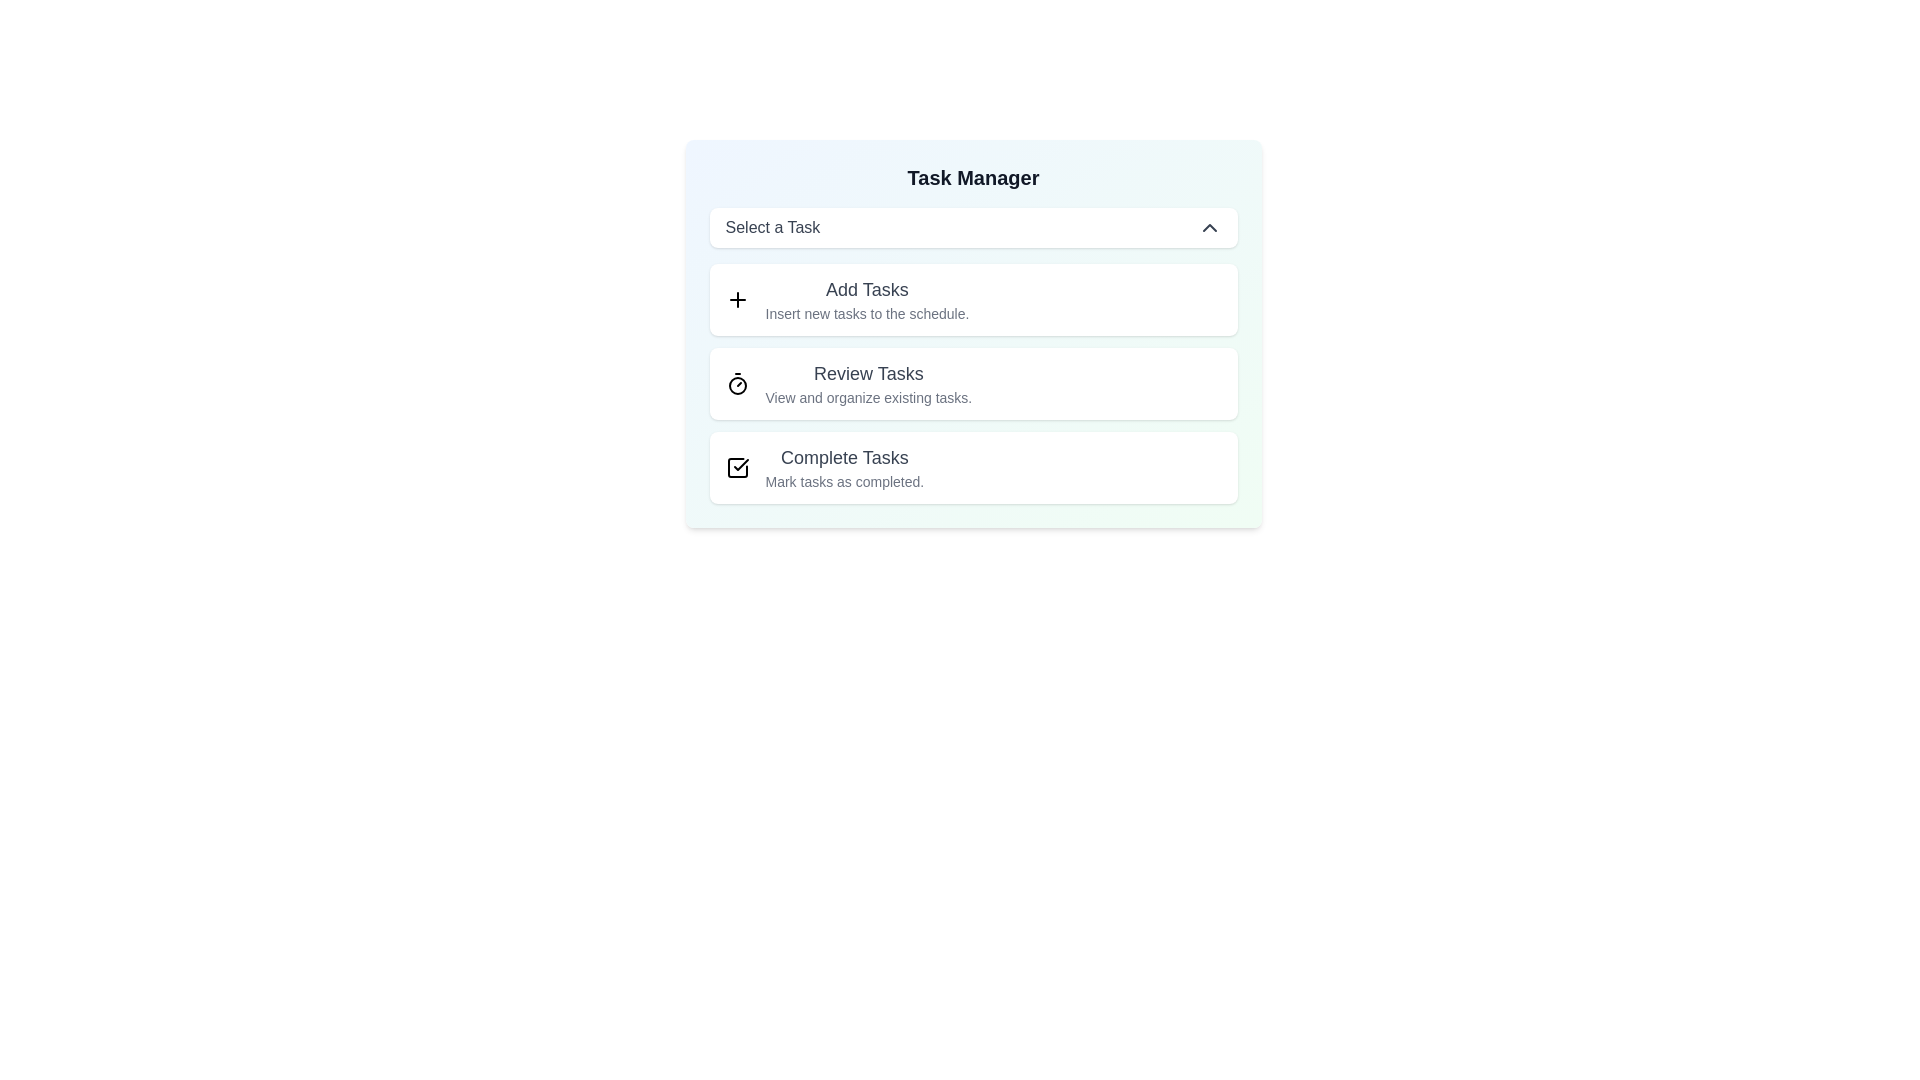 The height and width of the screenshot is (1080, 1920). Describe the element at coordinates (1208, 226) in the screenshot. I see `the dropdown toggle button to toggle the menu` at that location.